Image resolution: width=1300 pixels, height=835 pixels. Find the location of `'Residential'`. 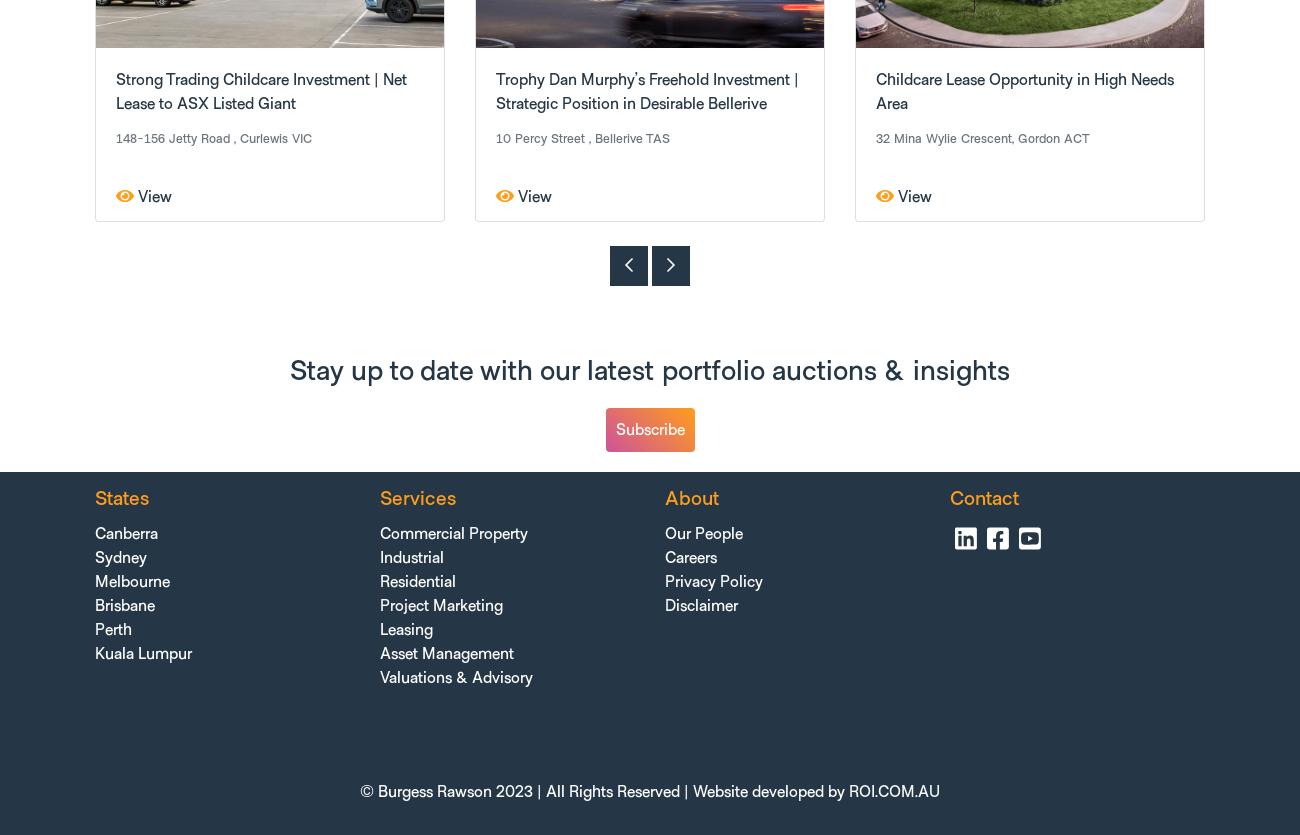

'Residential' is located at coordinates (417, 580).